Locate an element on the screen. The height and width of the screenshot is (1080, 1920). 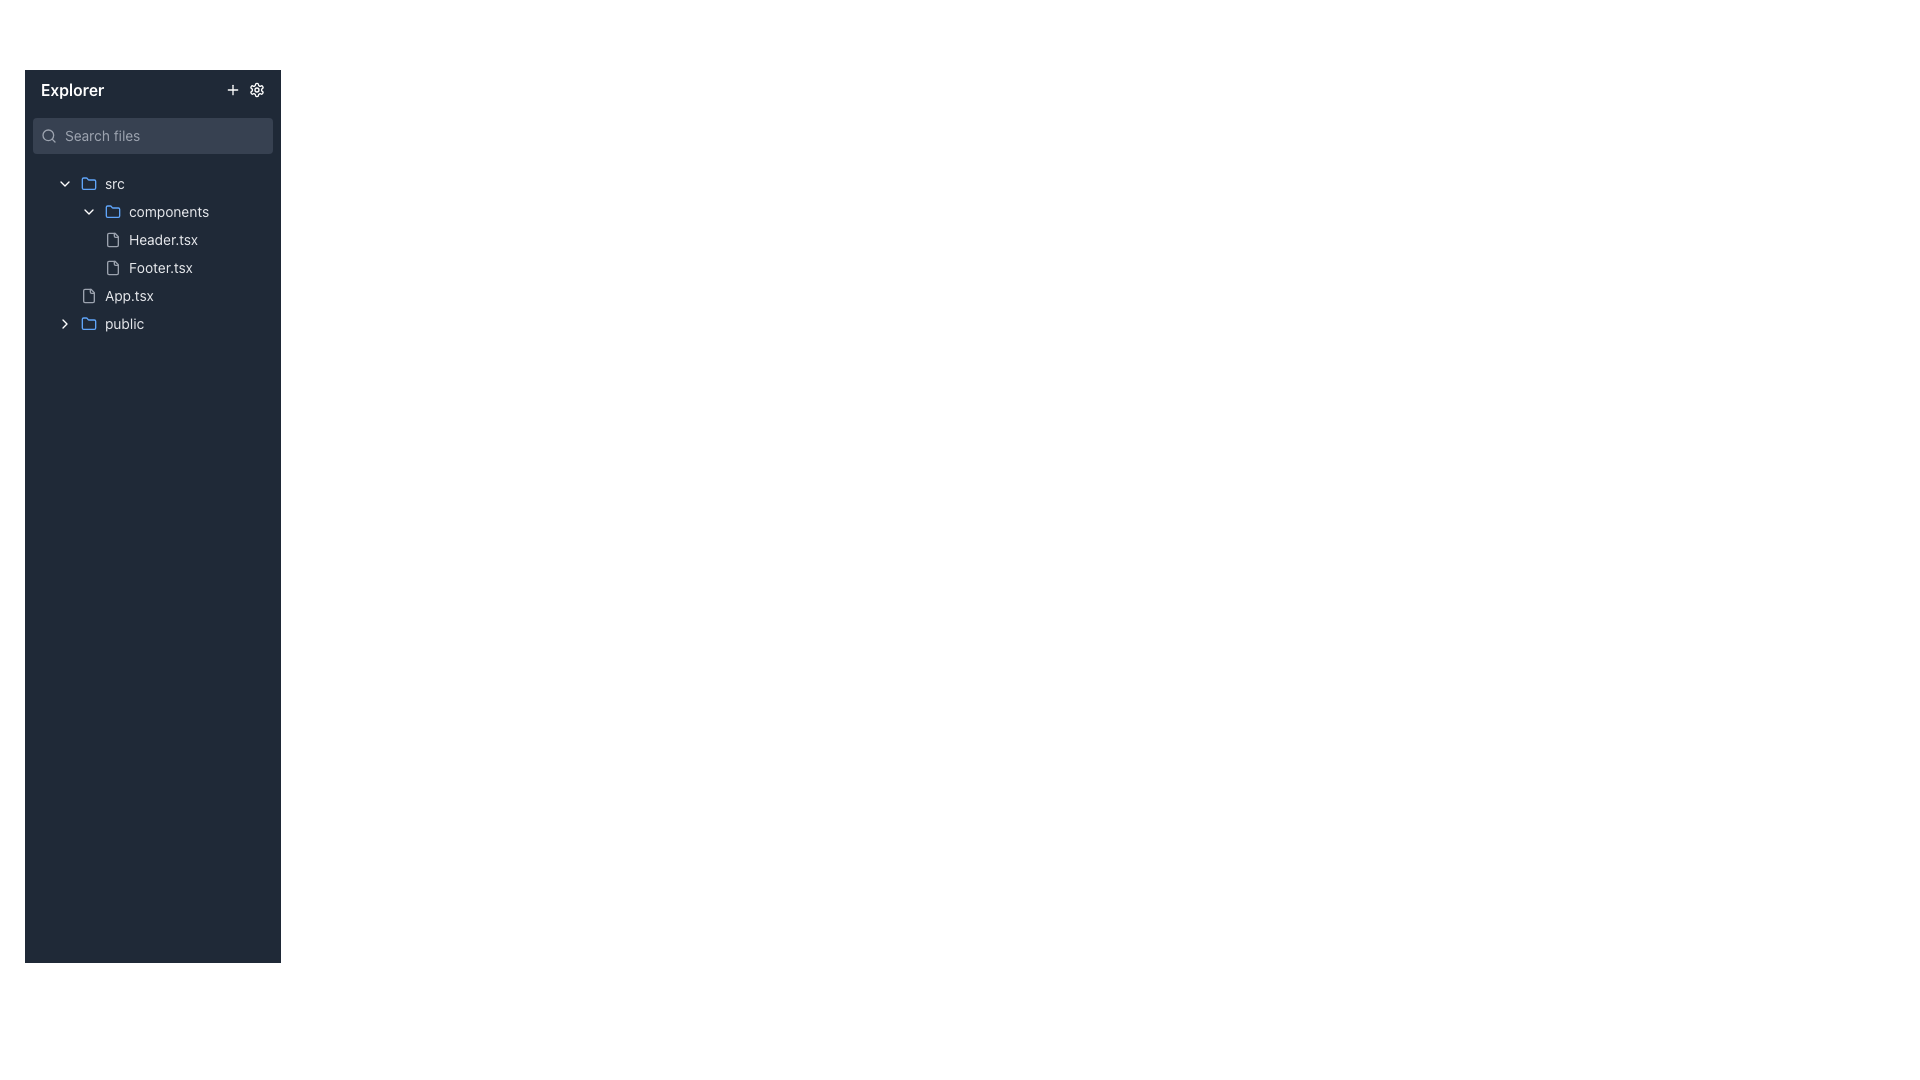
the downward chevron-shaped Dropdown toggle icon located within the 'components' directory entry in the sidebar is located at coordinates (88, 212).